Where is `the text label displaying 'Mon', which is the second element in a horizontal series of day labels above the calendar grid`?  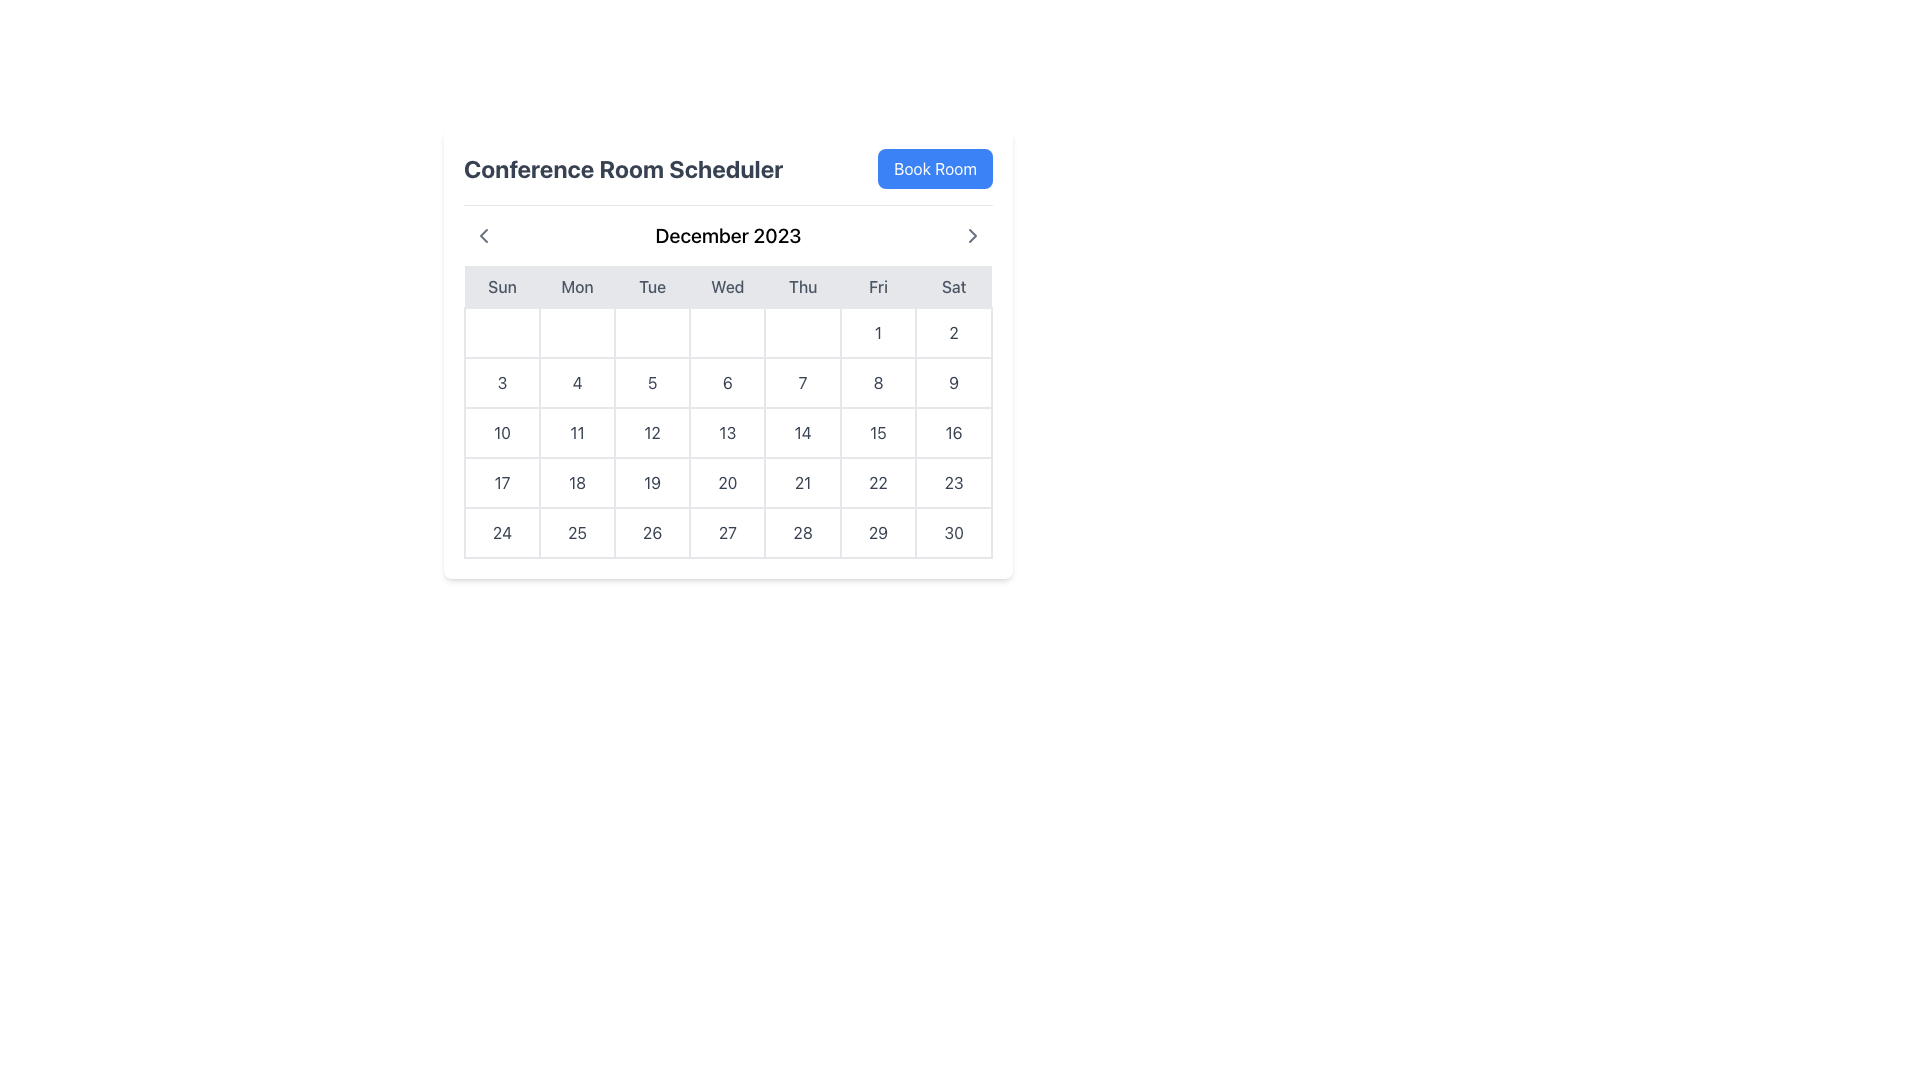 the text label displaying 'Mon', which is the second element in a horizontal series of day labels above the calendar grid is located at coordinates (576, 287).